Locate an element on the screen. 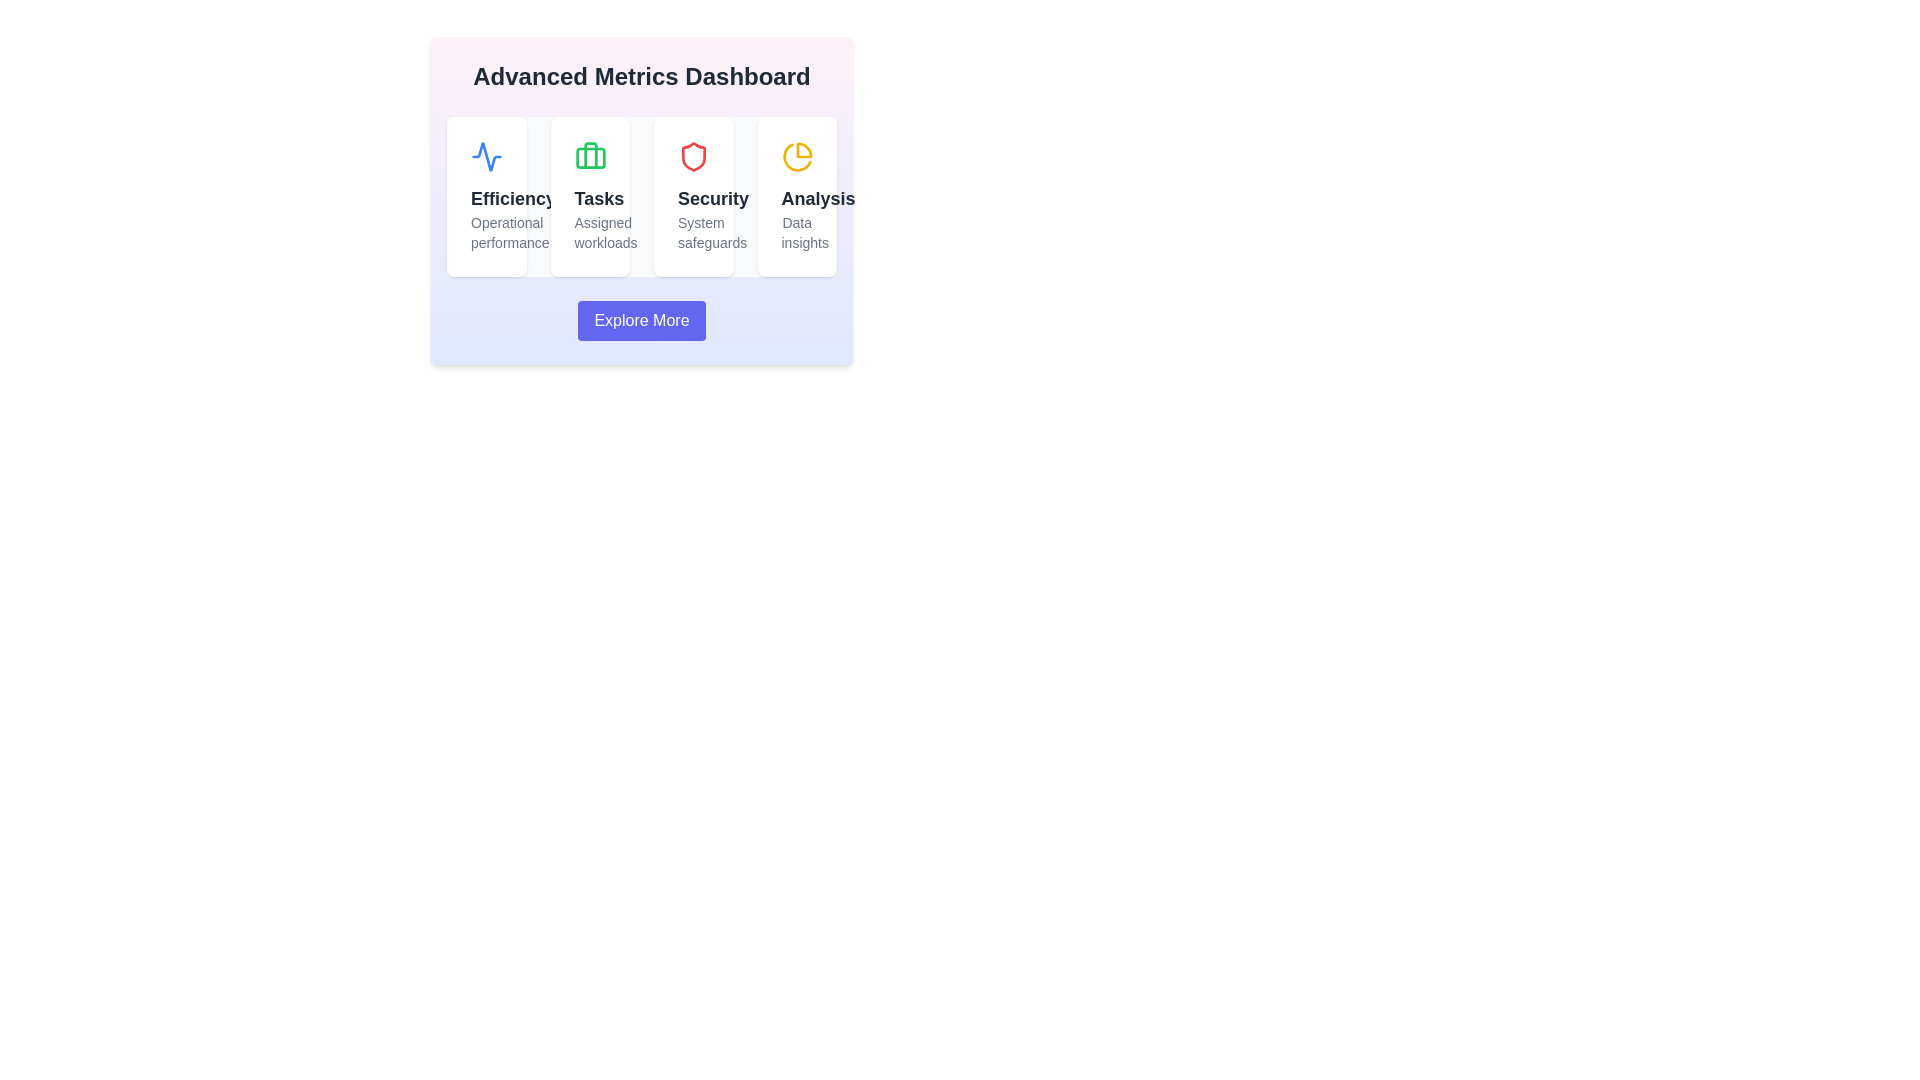 The width and height of the screenshot is (1920, 1080). the visual representation of the icon located within the 'Tasks' card, which is the second card among four horizontally aligned cards, centered near the top area under the title 'Tasks' is located at coordinates (589, 156).